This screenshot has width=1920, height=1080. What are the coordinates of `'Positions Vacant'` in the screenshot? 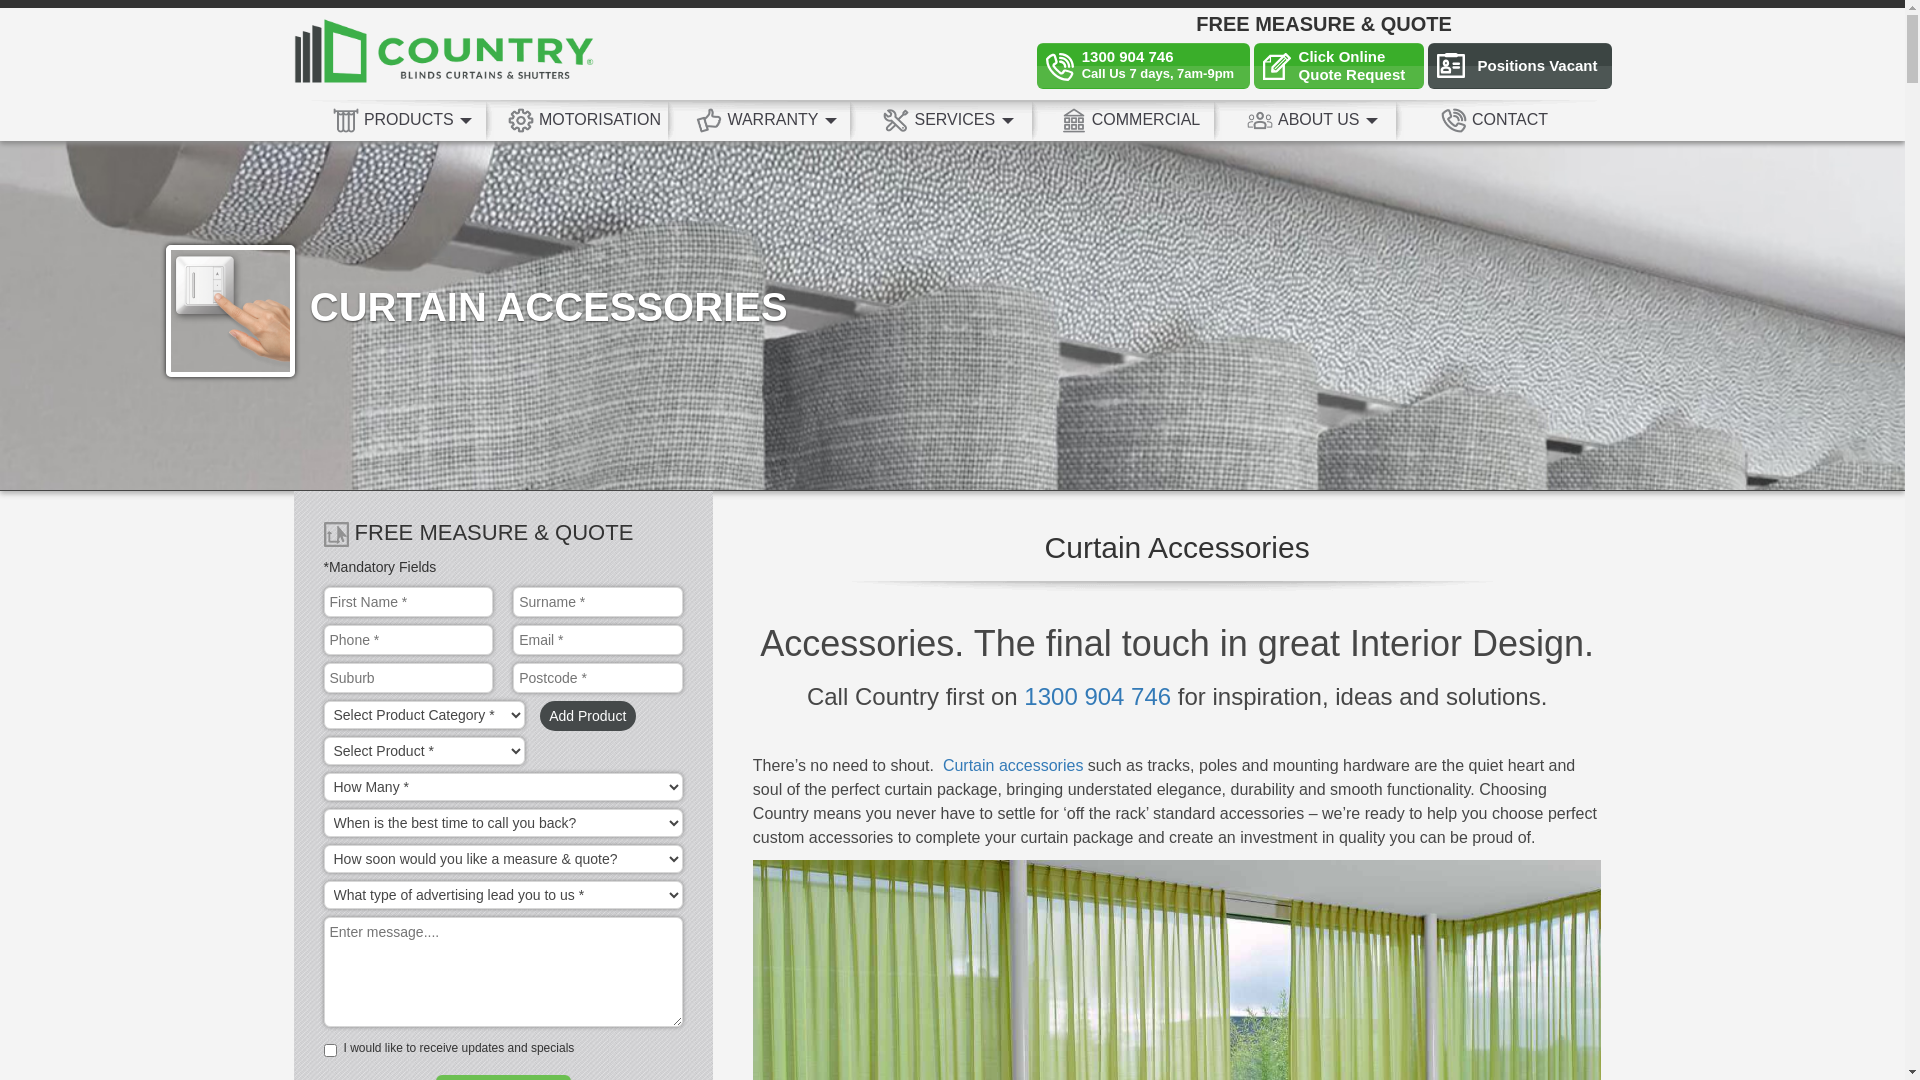 It's located at (1520, 64).